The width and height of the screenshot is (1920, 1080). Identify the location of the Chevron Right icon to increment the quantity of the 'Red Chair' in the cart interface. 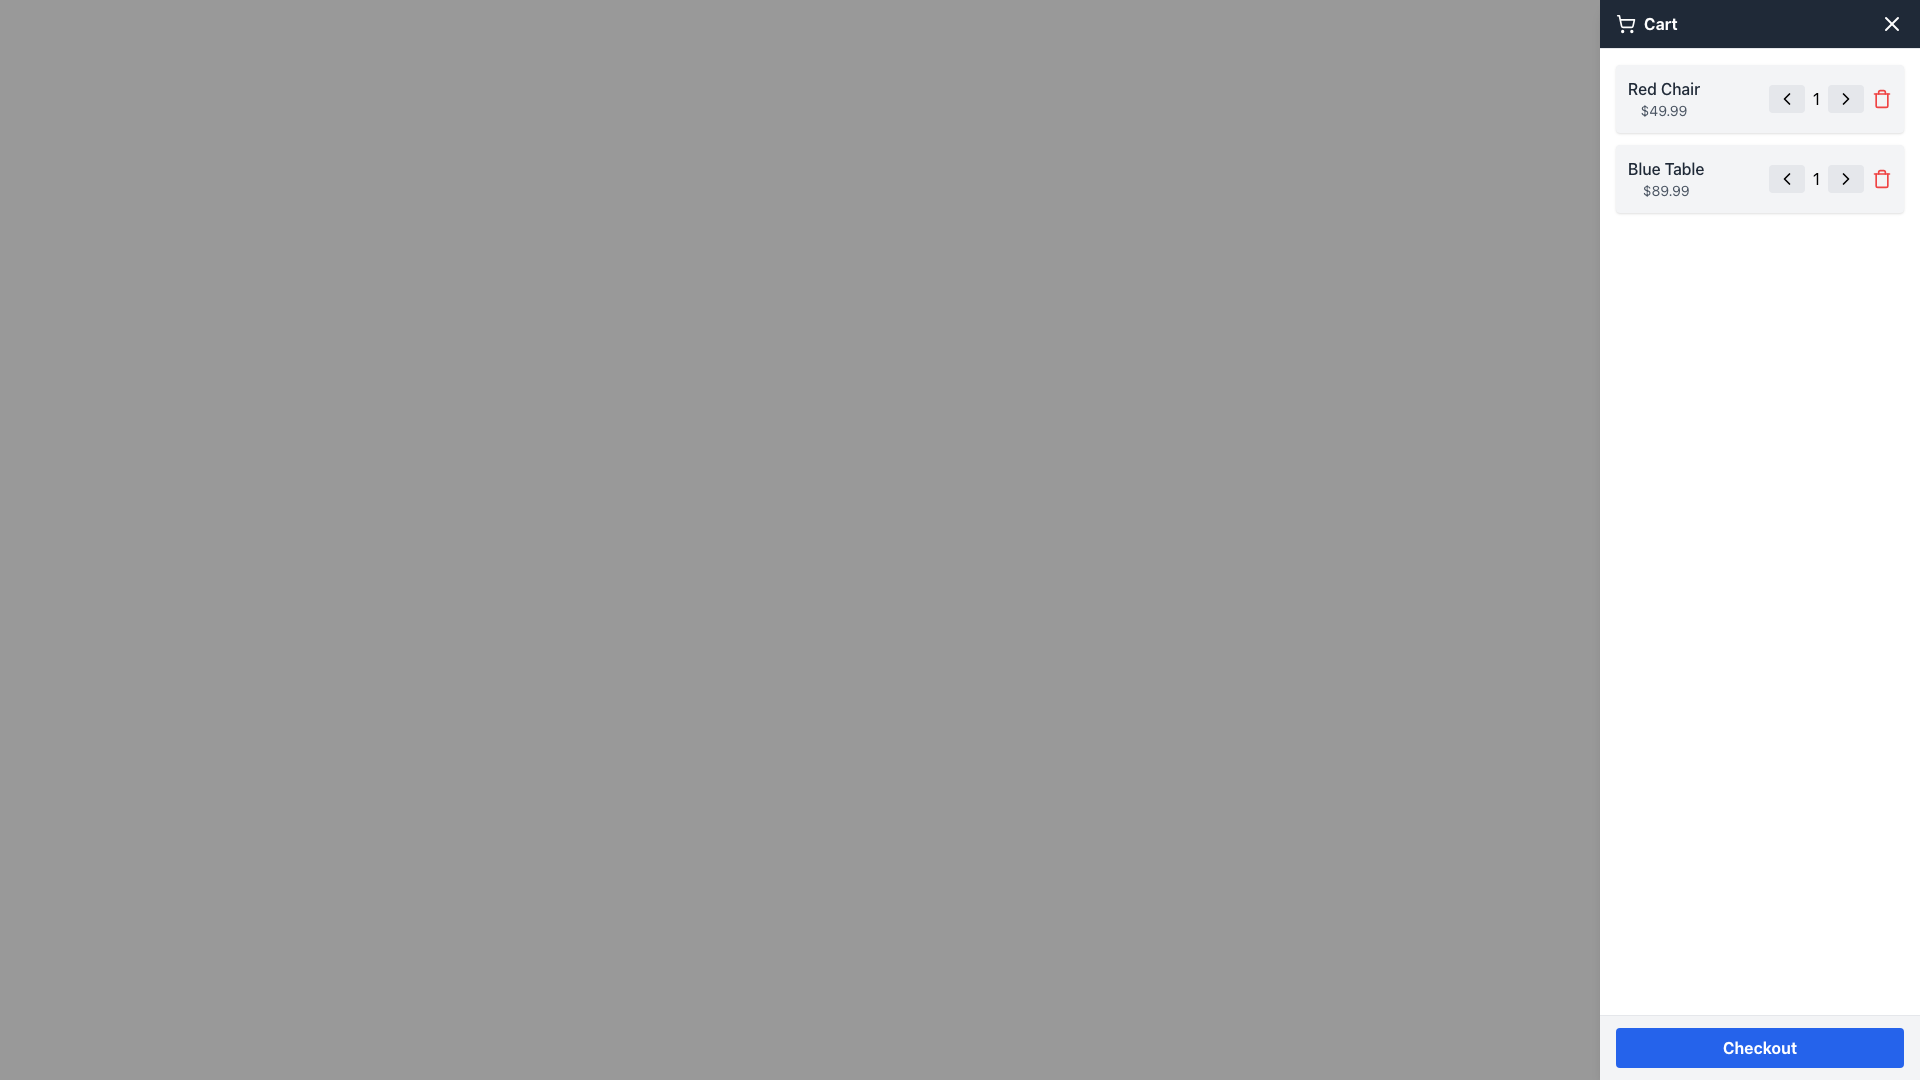
(1845, 99).